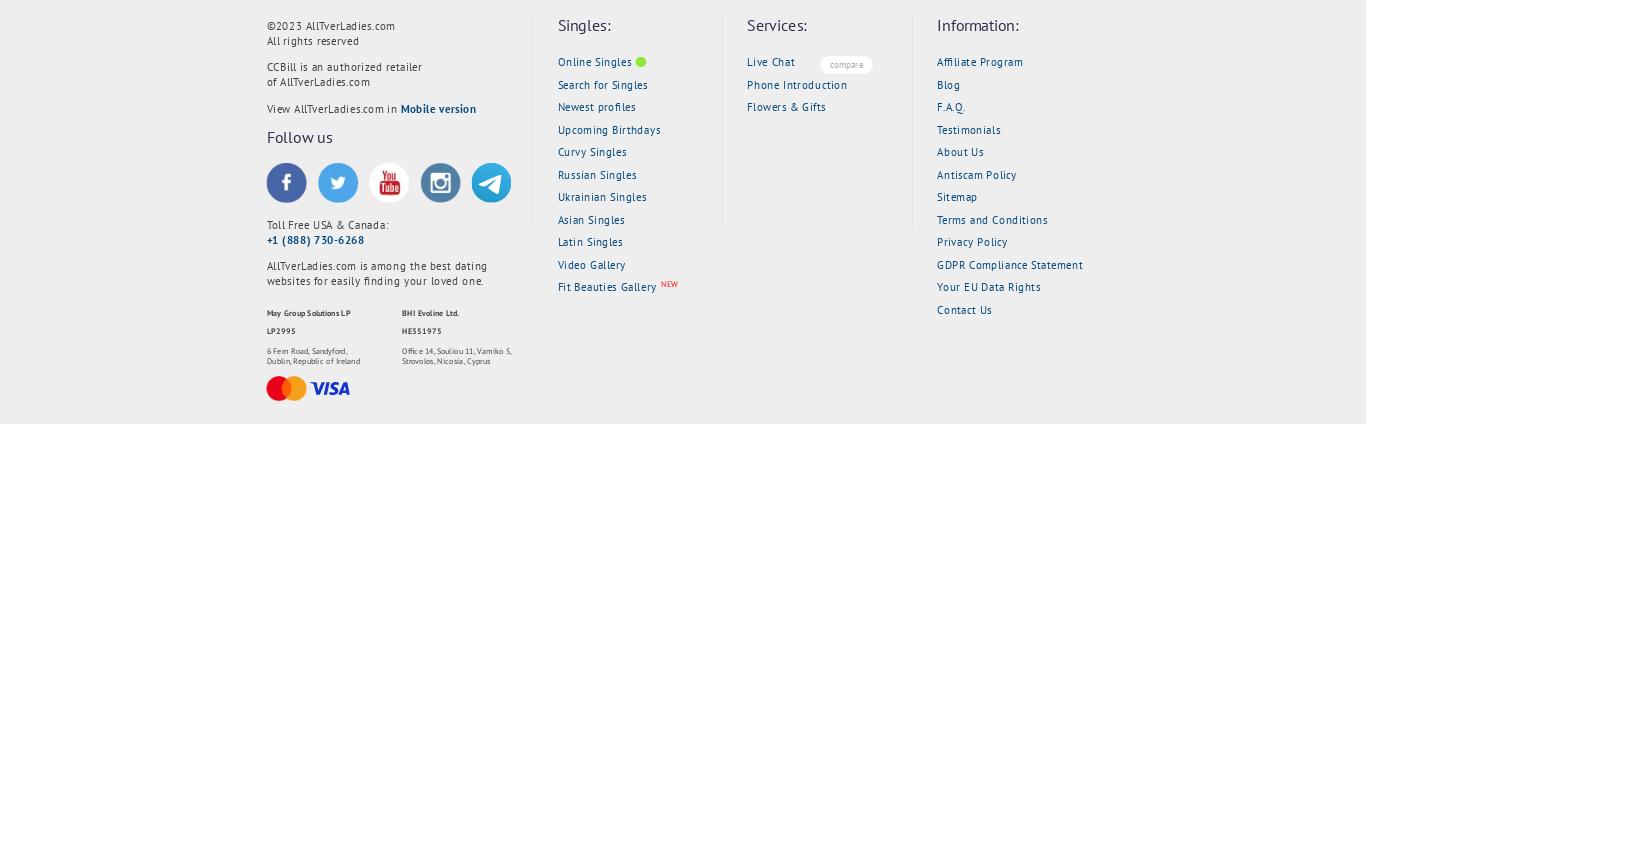 This screenshot has width=1640, height=851. What do you see at coordinates (992, 219) in the screenshot?
I see `'Terms and Conditions'` at bounding box center [992, 219].